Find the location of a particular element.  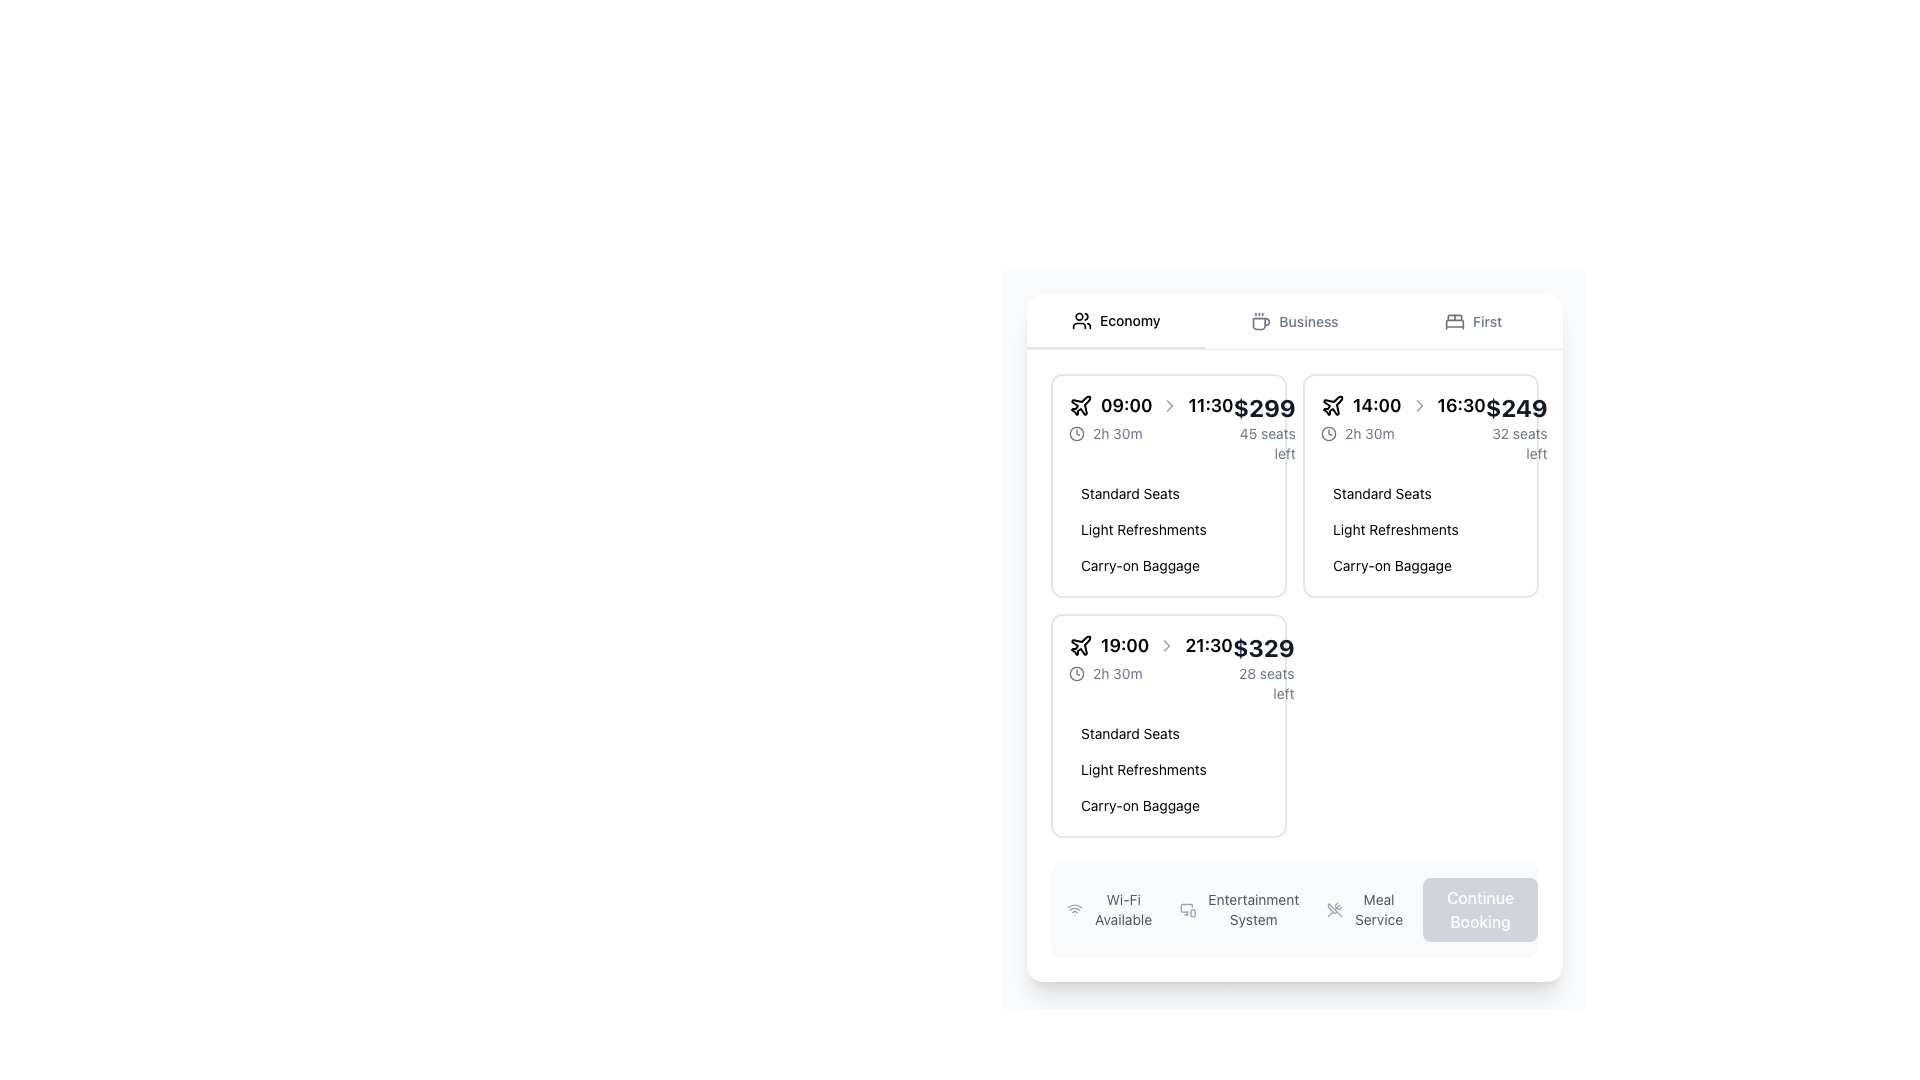

the text display with integrated icons that shows the departure and arrival times of a travel option is located at coordinates (1151, 405).